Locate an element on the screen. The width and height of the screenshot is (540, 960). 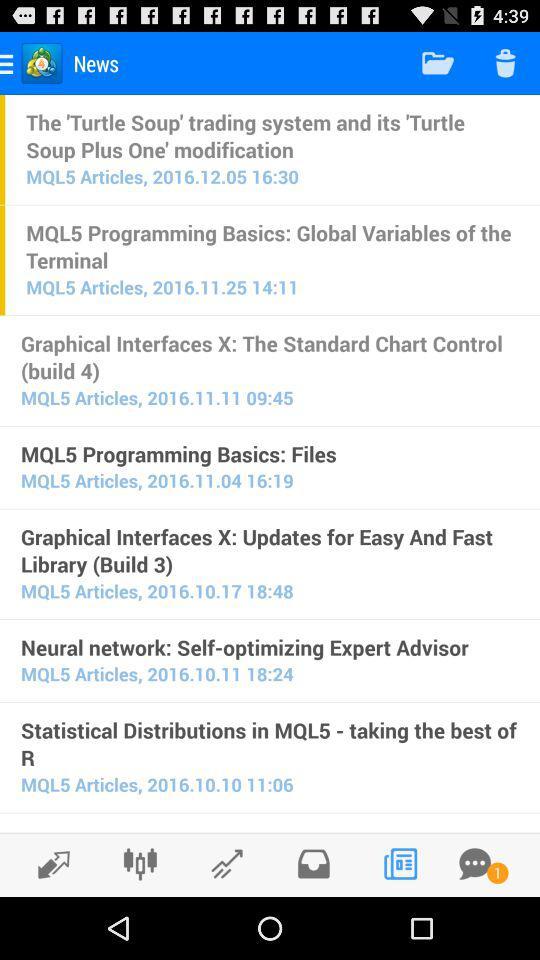
other messages is located at coordinates (474, 863).